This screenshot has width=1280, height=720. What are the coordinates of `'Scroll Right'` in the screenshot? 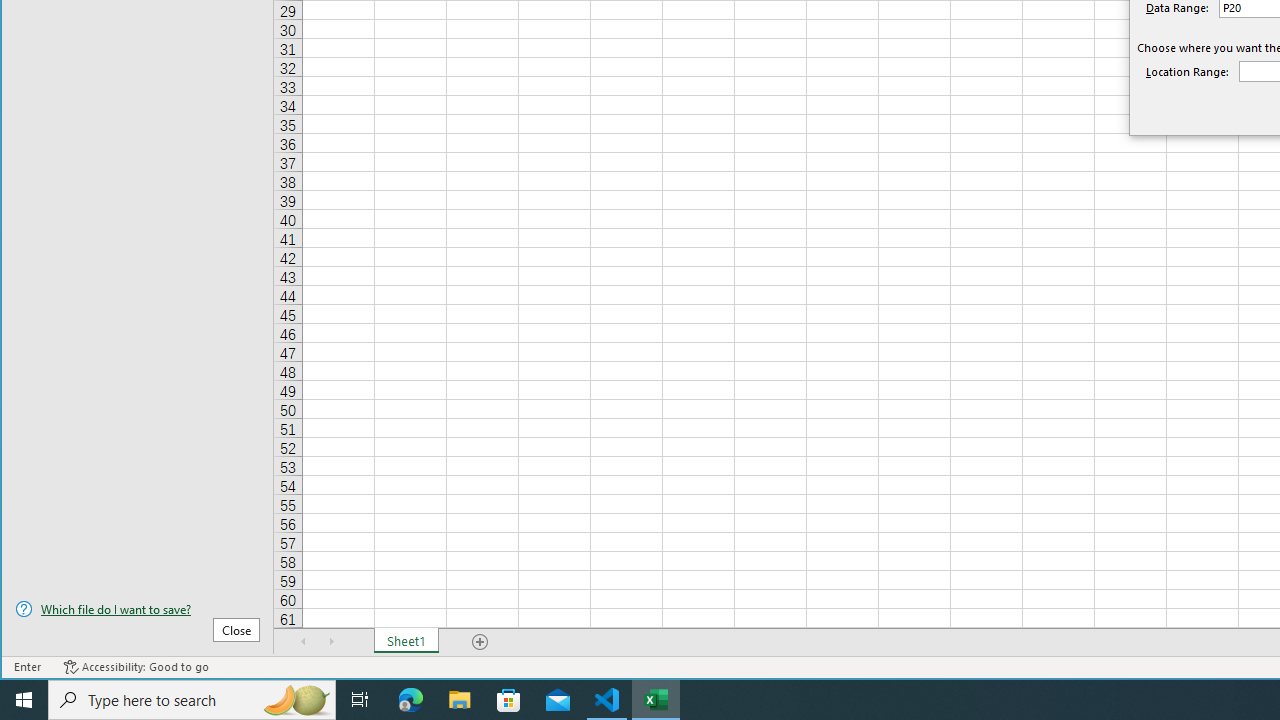 It's located at (331, 641).